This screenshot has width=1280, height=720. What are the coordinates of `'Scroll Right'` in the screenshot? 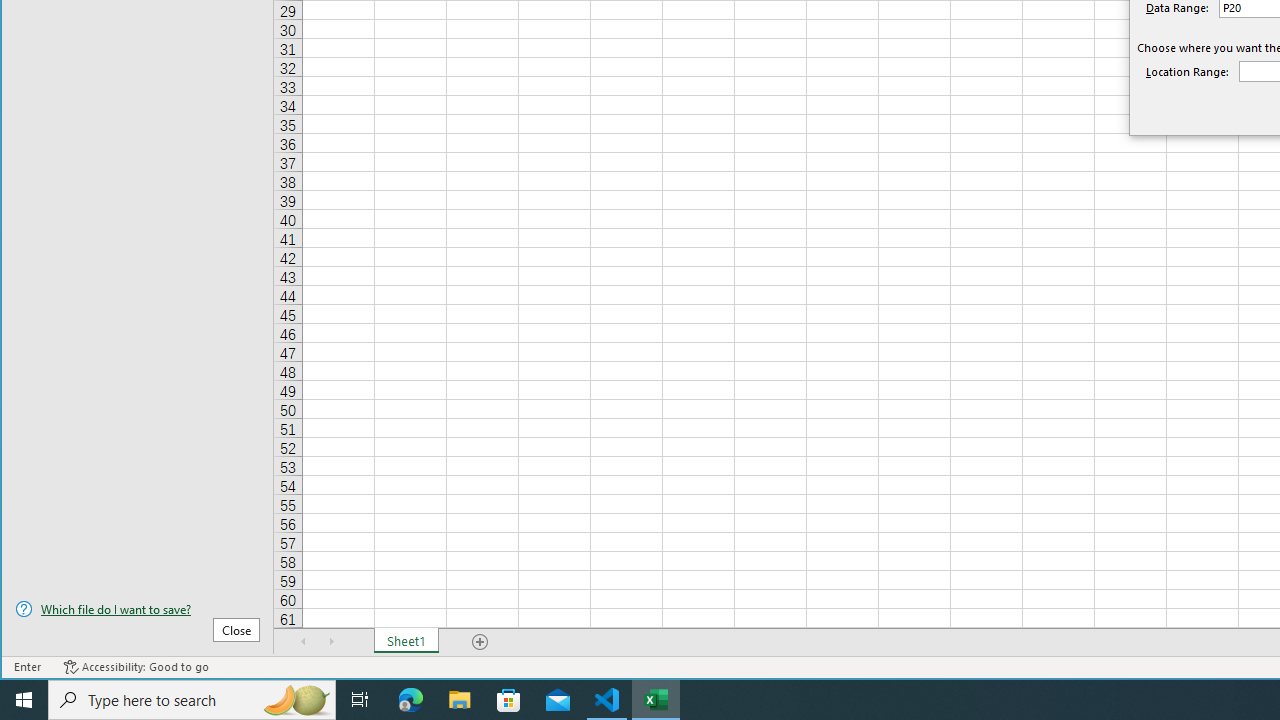 It's located at (331, 641).